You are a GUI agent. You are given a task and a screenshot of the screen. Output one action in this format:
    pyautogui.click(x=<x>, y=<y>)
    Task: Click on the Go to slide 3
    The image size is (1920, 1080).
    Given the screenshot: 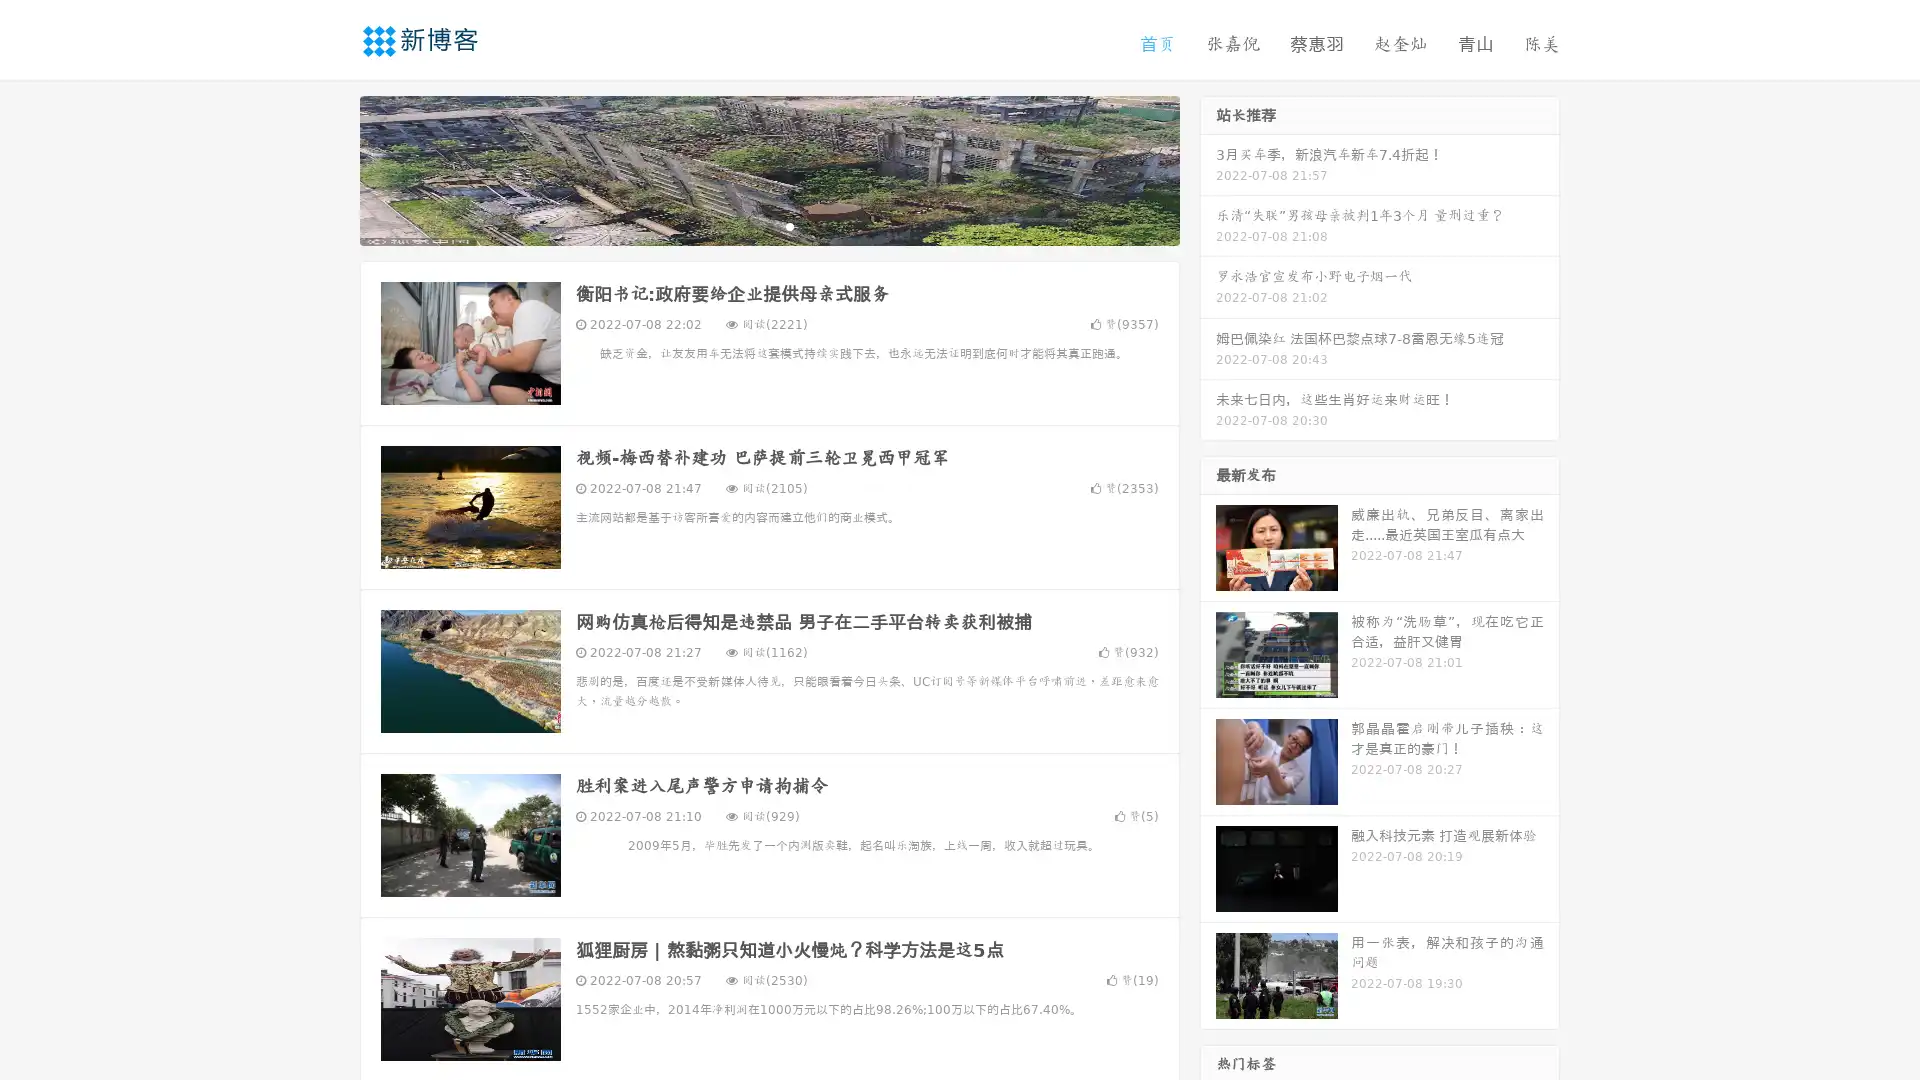 What is the action you would take?
    pyautogui.click(x=789, y=225)
    